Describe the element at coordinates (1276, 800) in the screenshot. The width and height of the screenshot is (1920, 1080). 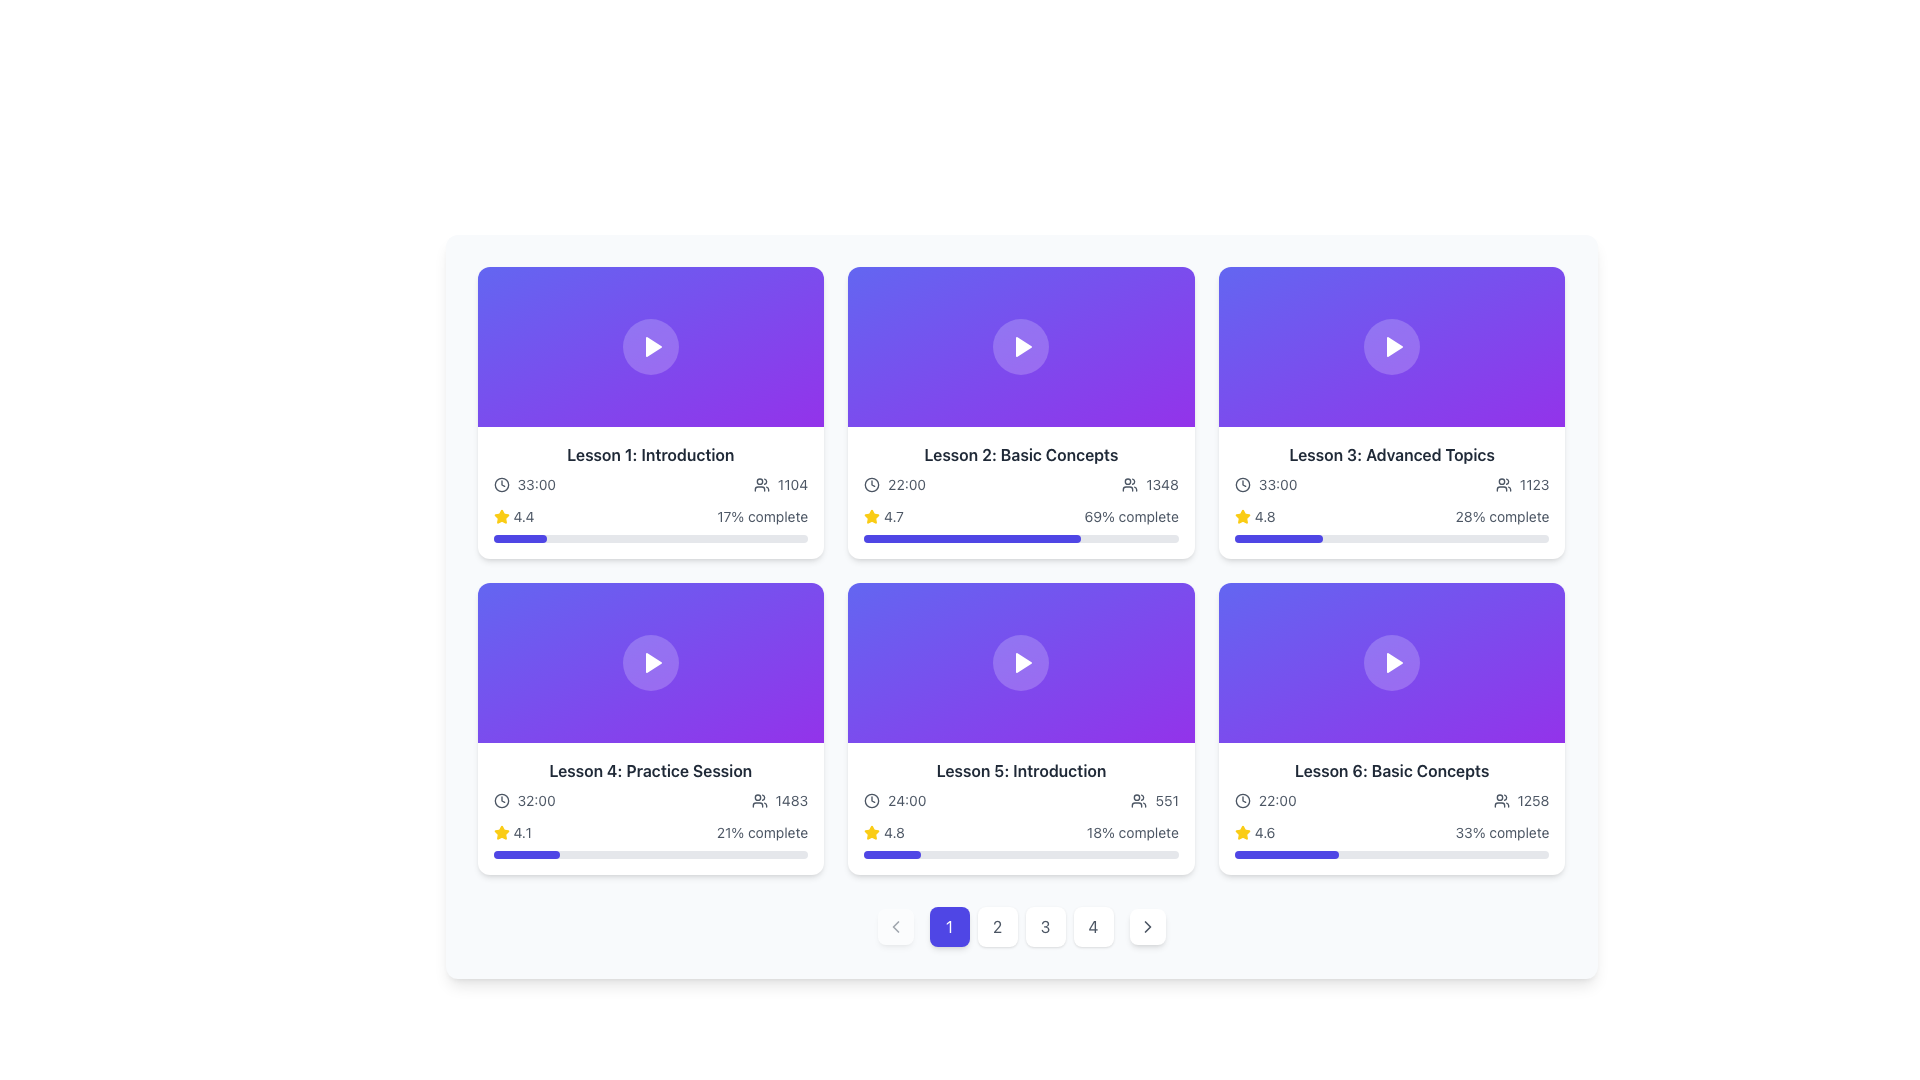
I see `the text element displaying '22:00' in light gray color, which is located in the second row of the sixth card, alongside a clock icon` at that location.